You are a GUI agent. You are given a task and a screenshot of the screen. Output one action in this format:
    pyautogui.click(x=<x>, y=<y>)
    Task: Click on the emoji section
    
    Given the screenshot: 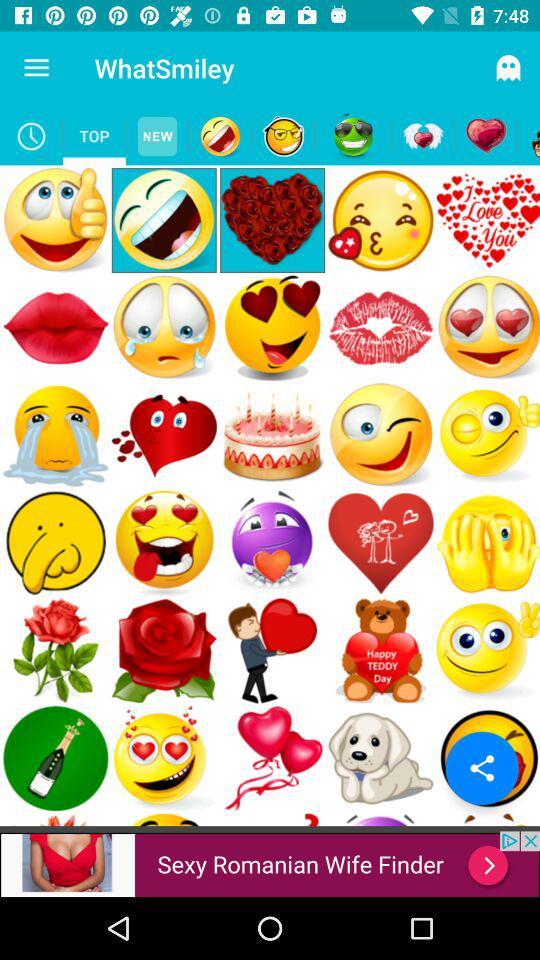 What is the action you would take?
    pyautogui.click(x=352, y=135)
    